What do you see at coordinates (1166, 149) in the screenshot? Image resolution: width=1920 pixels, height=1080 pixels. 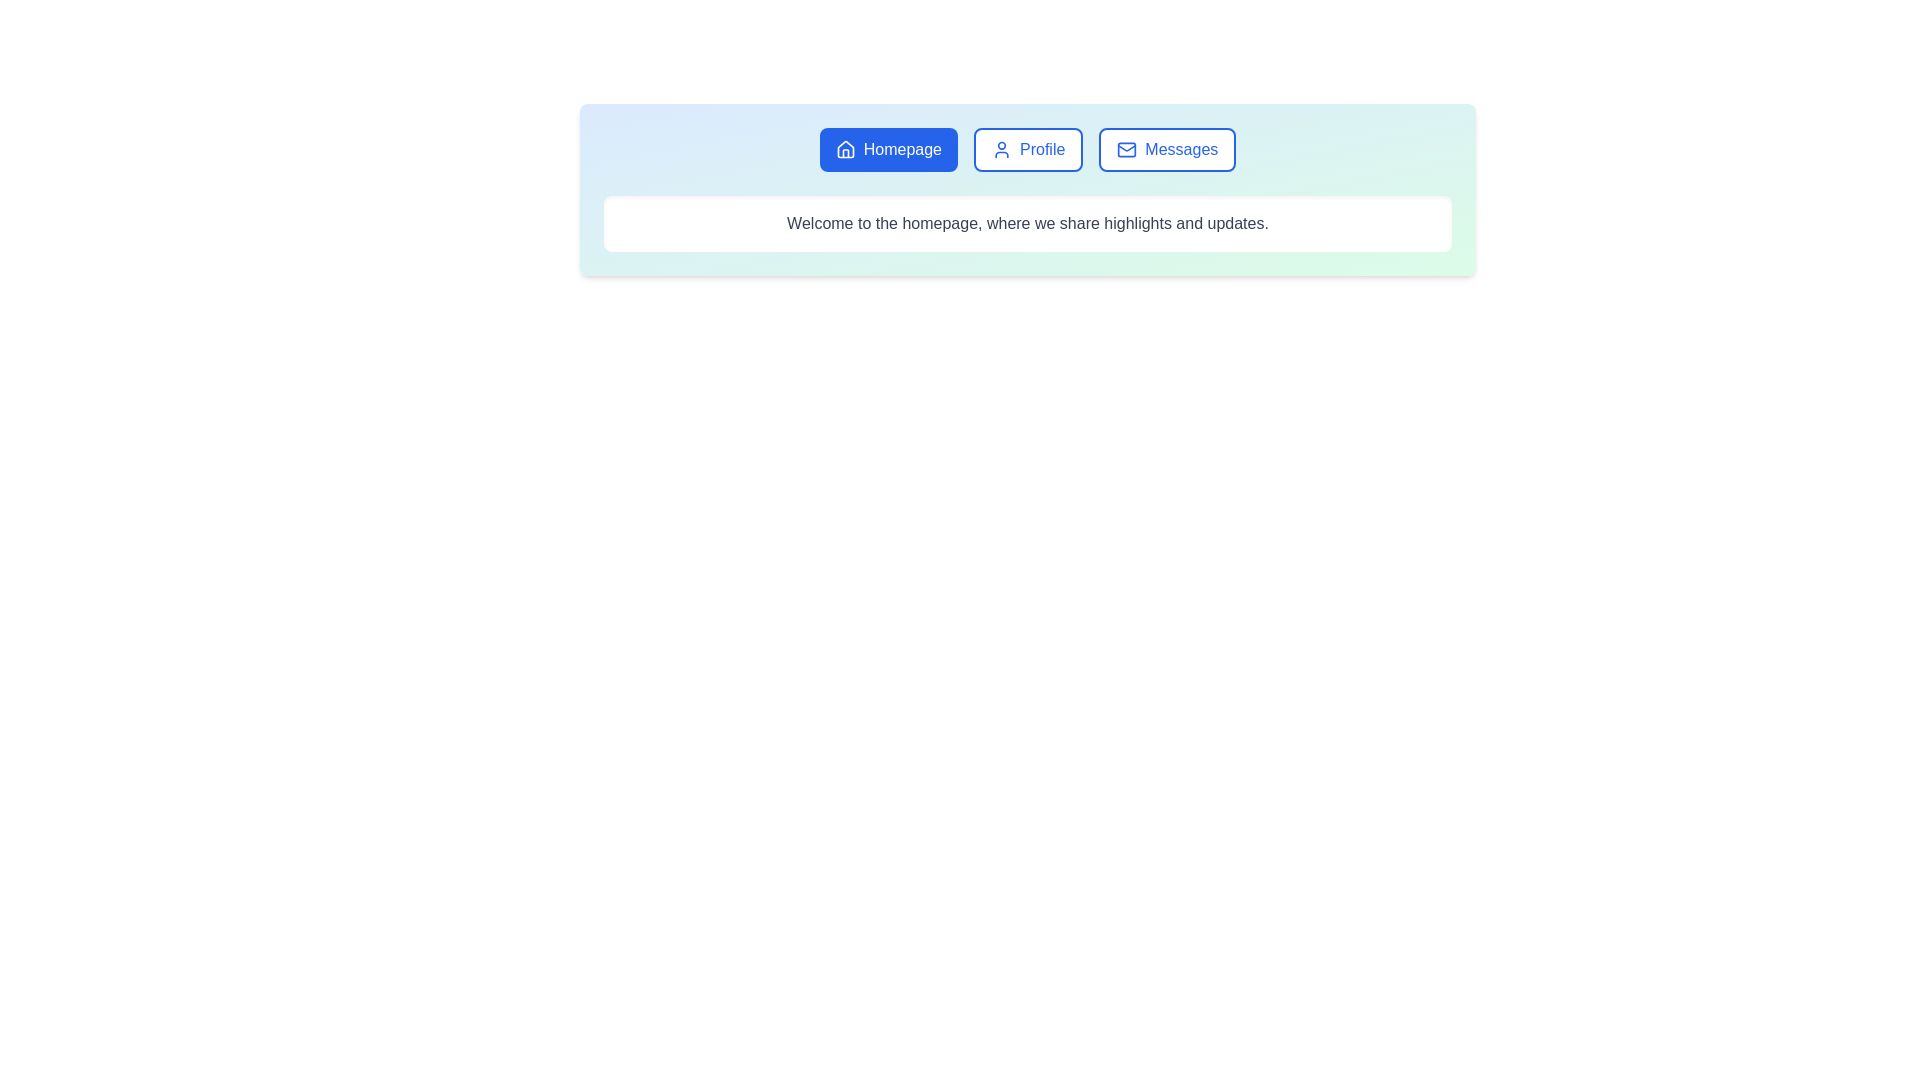 I see `the Messages tab` at bounding box center [1166, 149].